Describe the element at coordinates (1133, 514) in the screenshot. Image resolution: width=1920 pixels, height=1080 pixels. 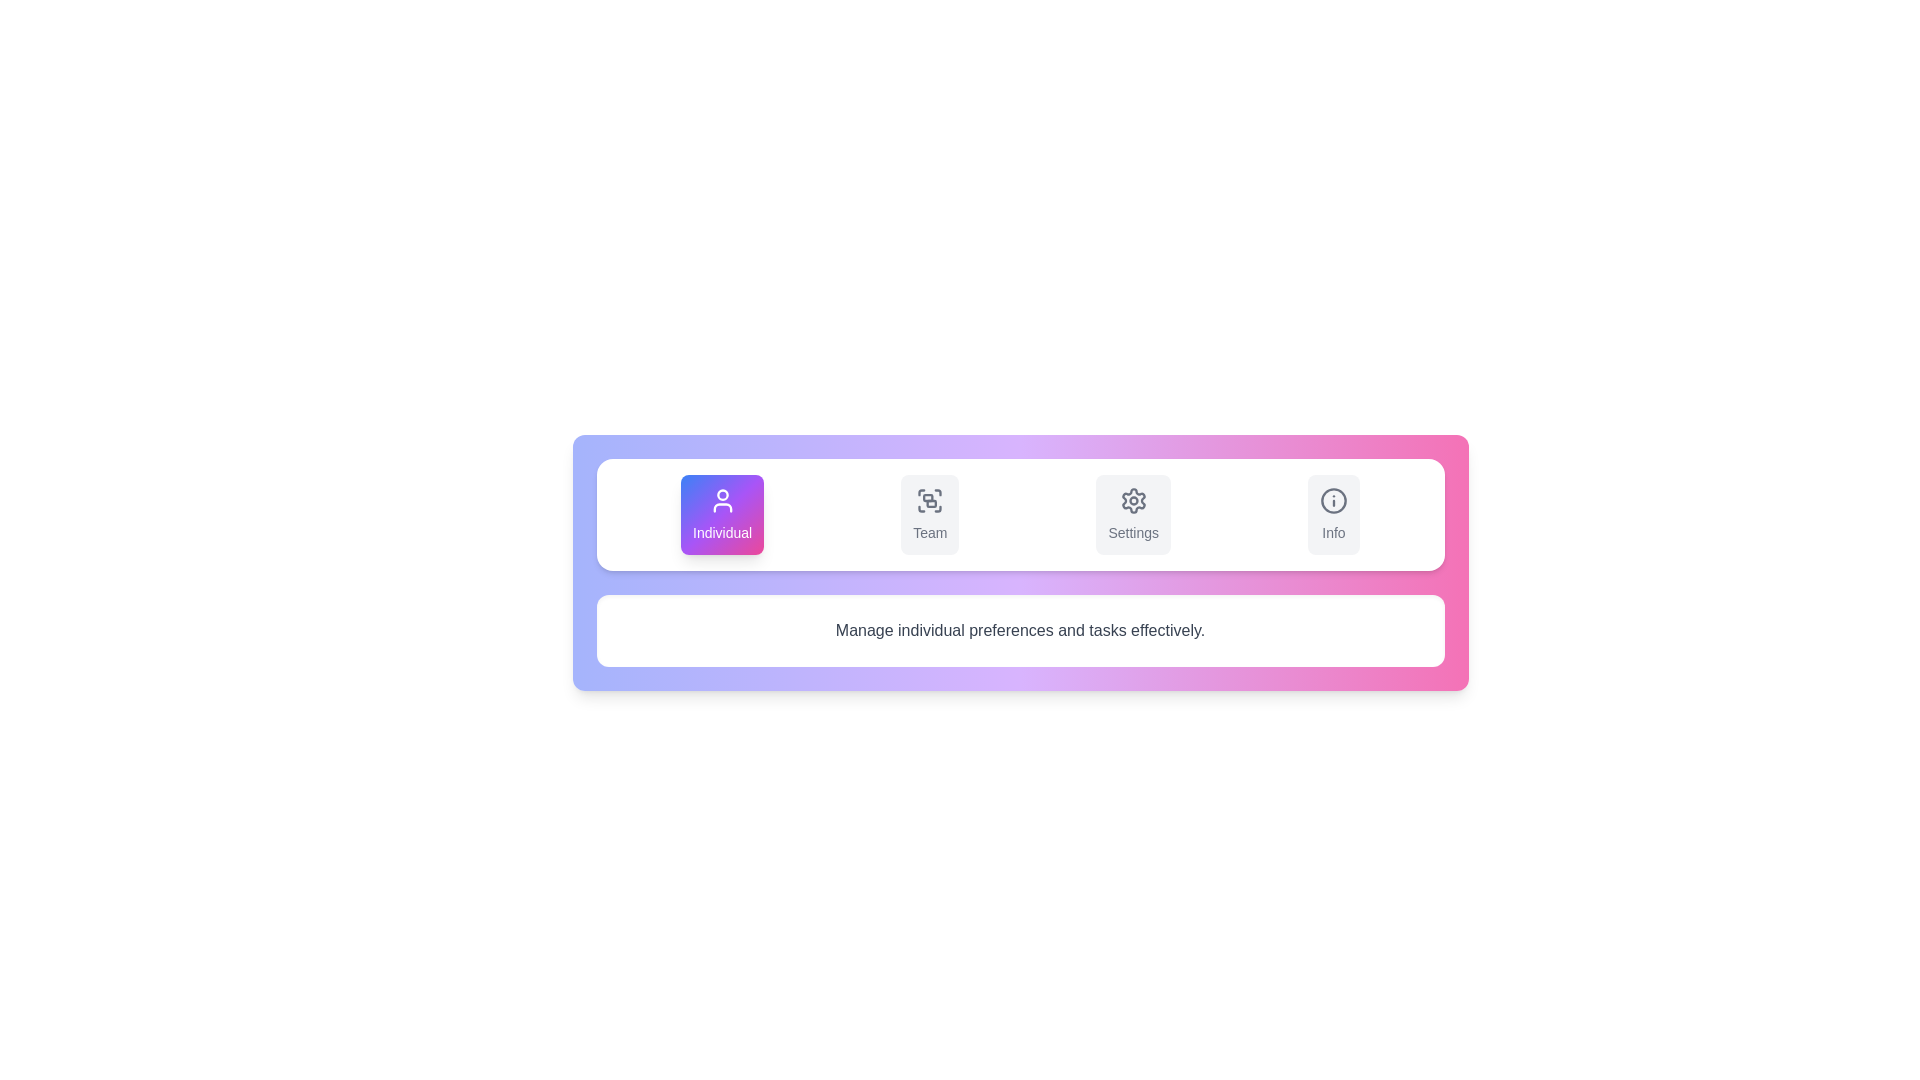
I see `the 'Settings' button, which is a rectangular button with a light gray background and a cog icon above the text` at that location.